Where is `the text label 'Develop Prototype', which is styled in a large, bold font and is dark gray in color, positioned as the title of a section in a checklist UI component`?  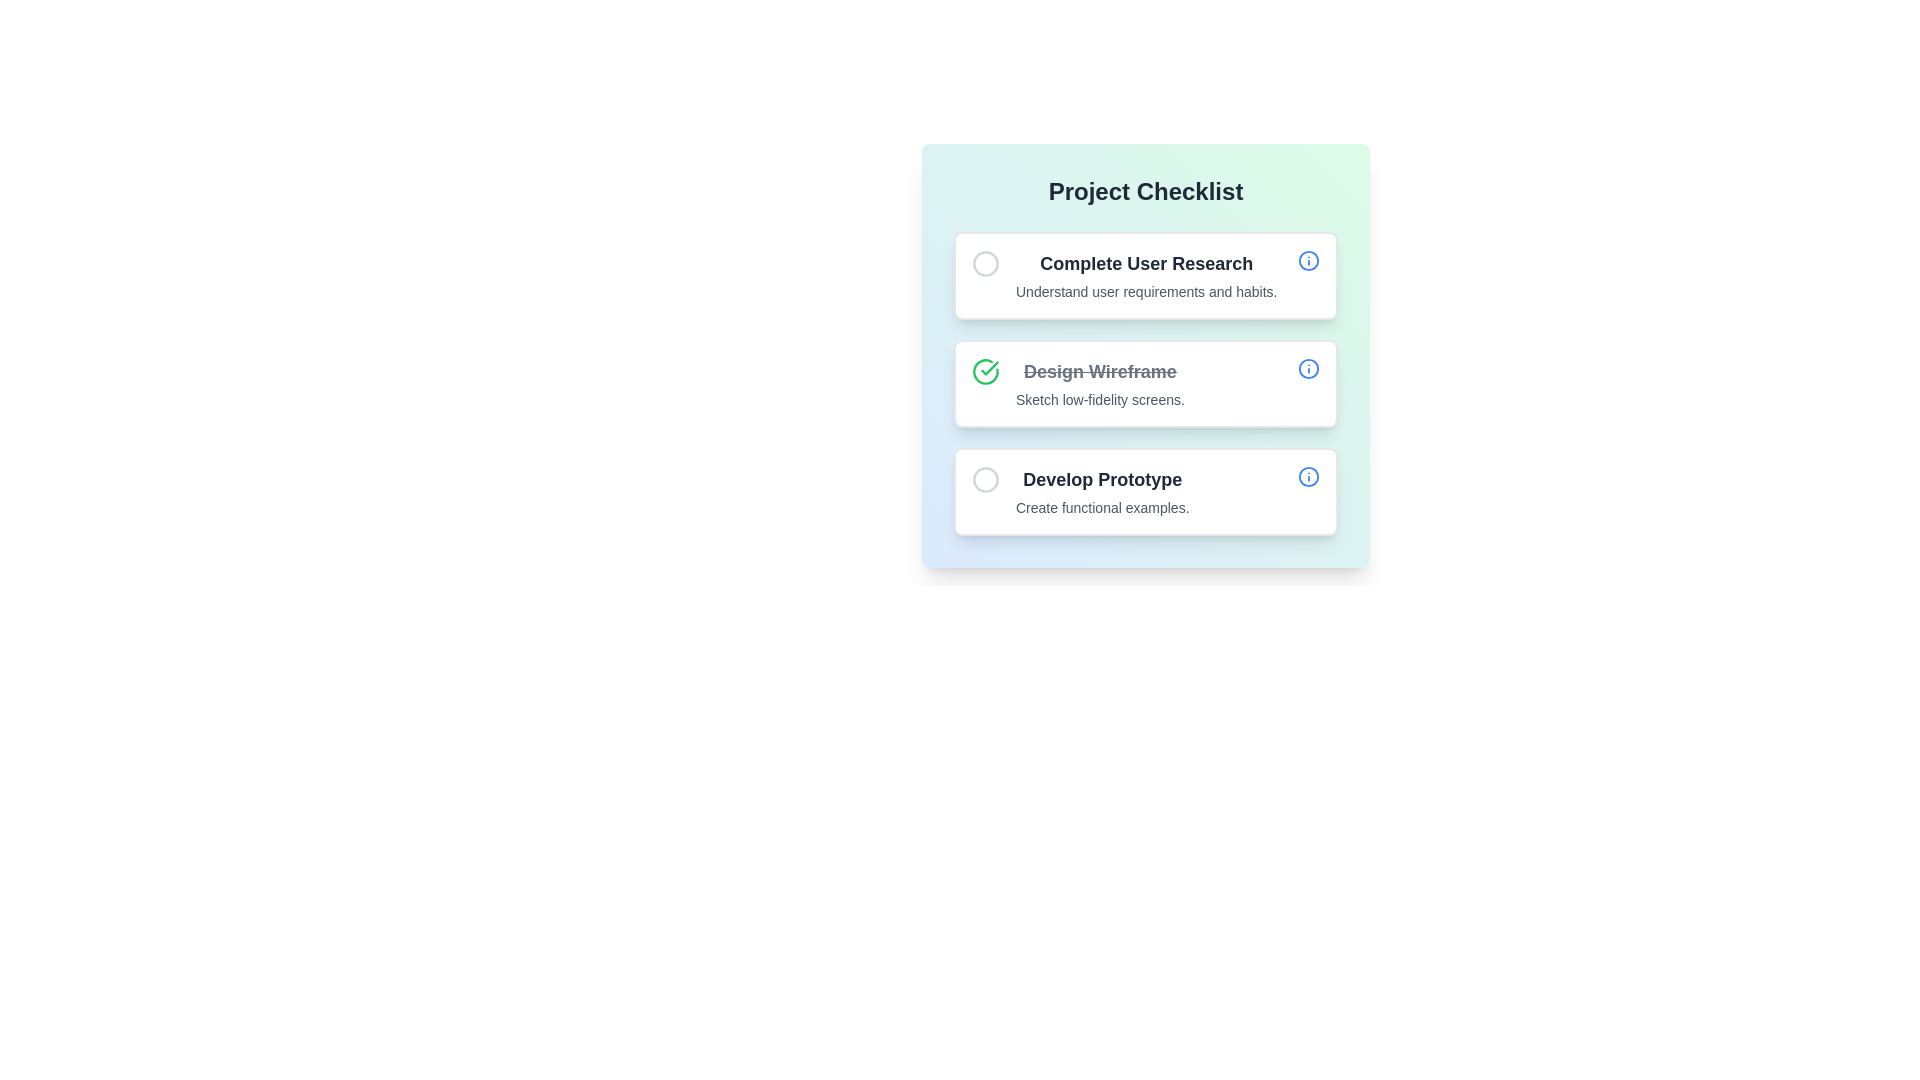 the text label 'Develop Prototype', which is styled in a large, bold font and is dark gray in color, positioned as the title of a section in a checklist UI component is located at coordinates (1101, 479).